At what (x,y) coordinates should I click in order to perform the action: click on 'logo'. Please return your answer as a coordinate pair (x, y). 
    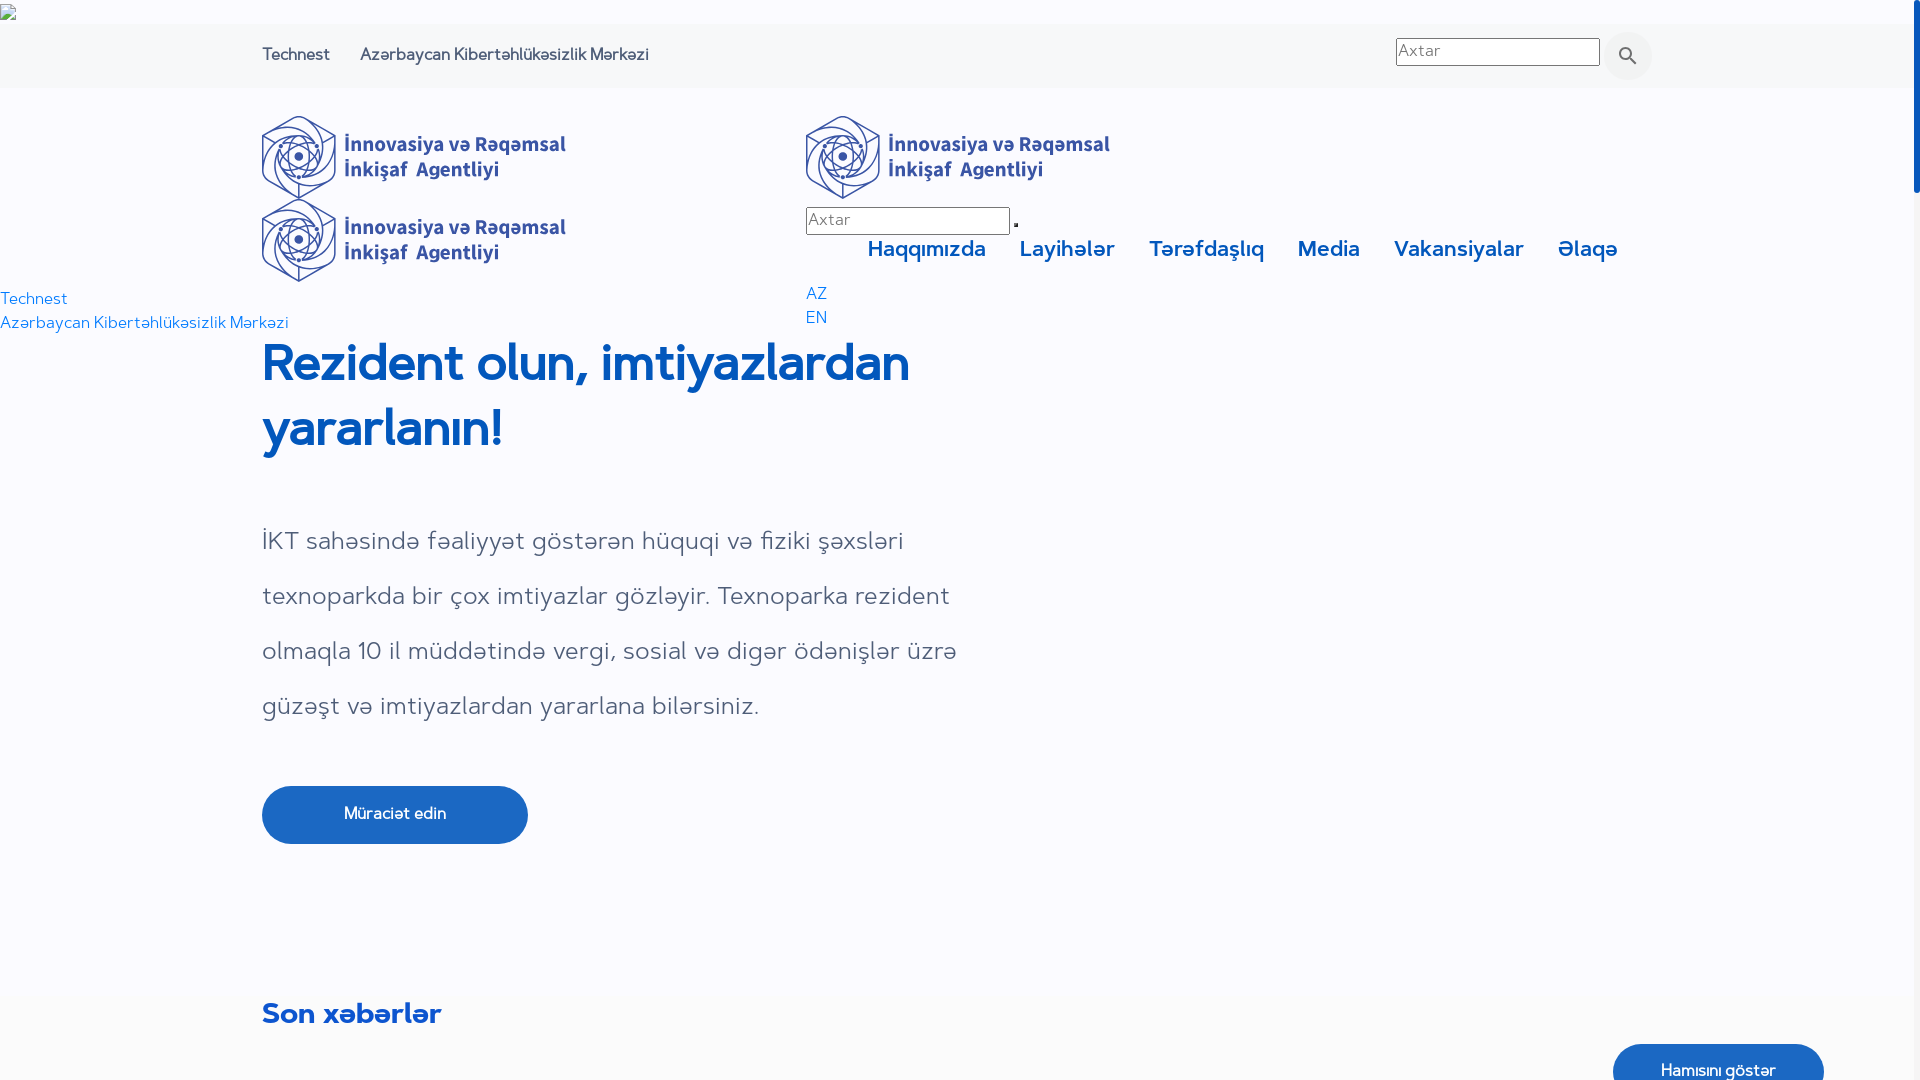
    Looking at the image, I should click on (412, 239).